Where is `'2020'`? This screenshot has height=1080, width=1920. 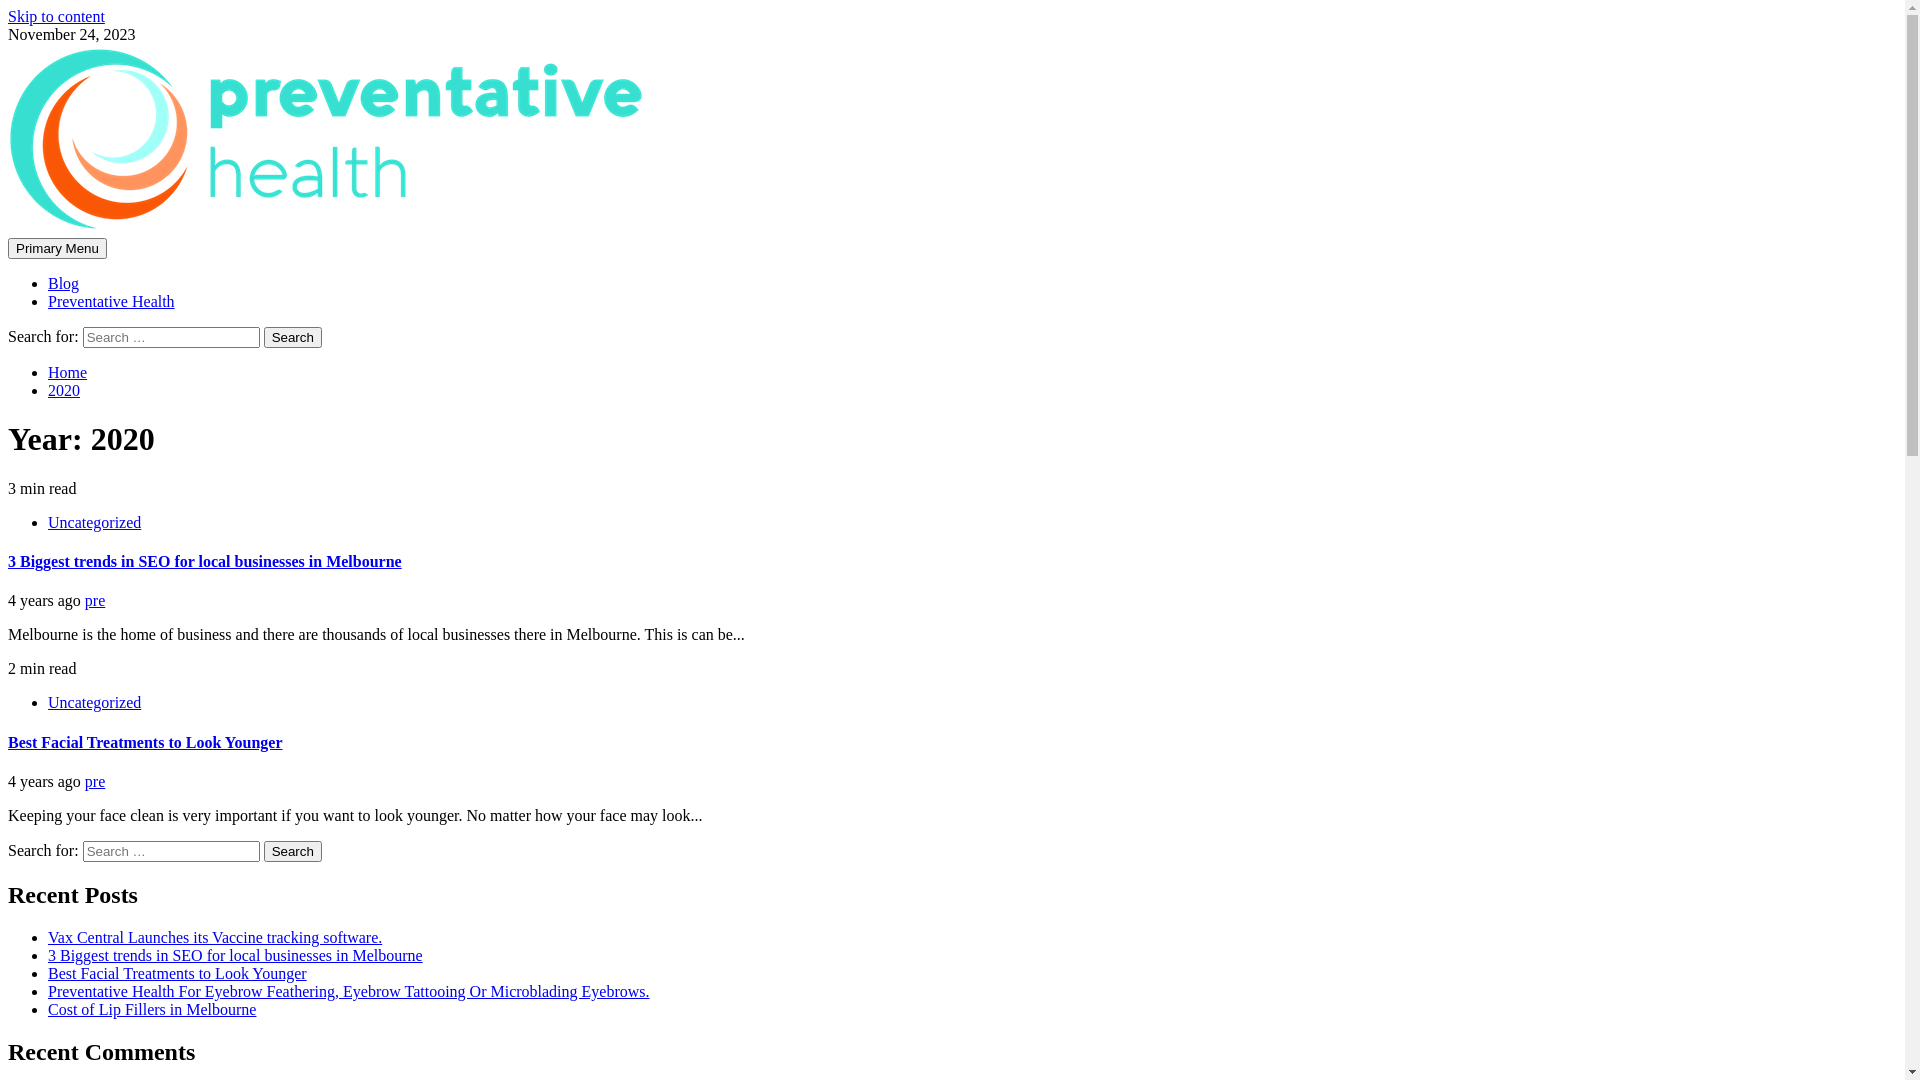 '2020' is located at coordinates (63, 390).